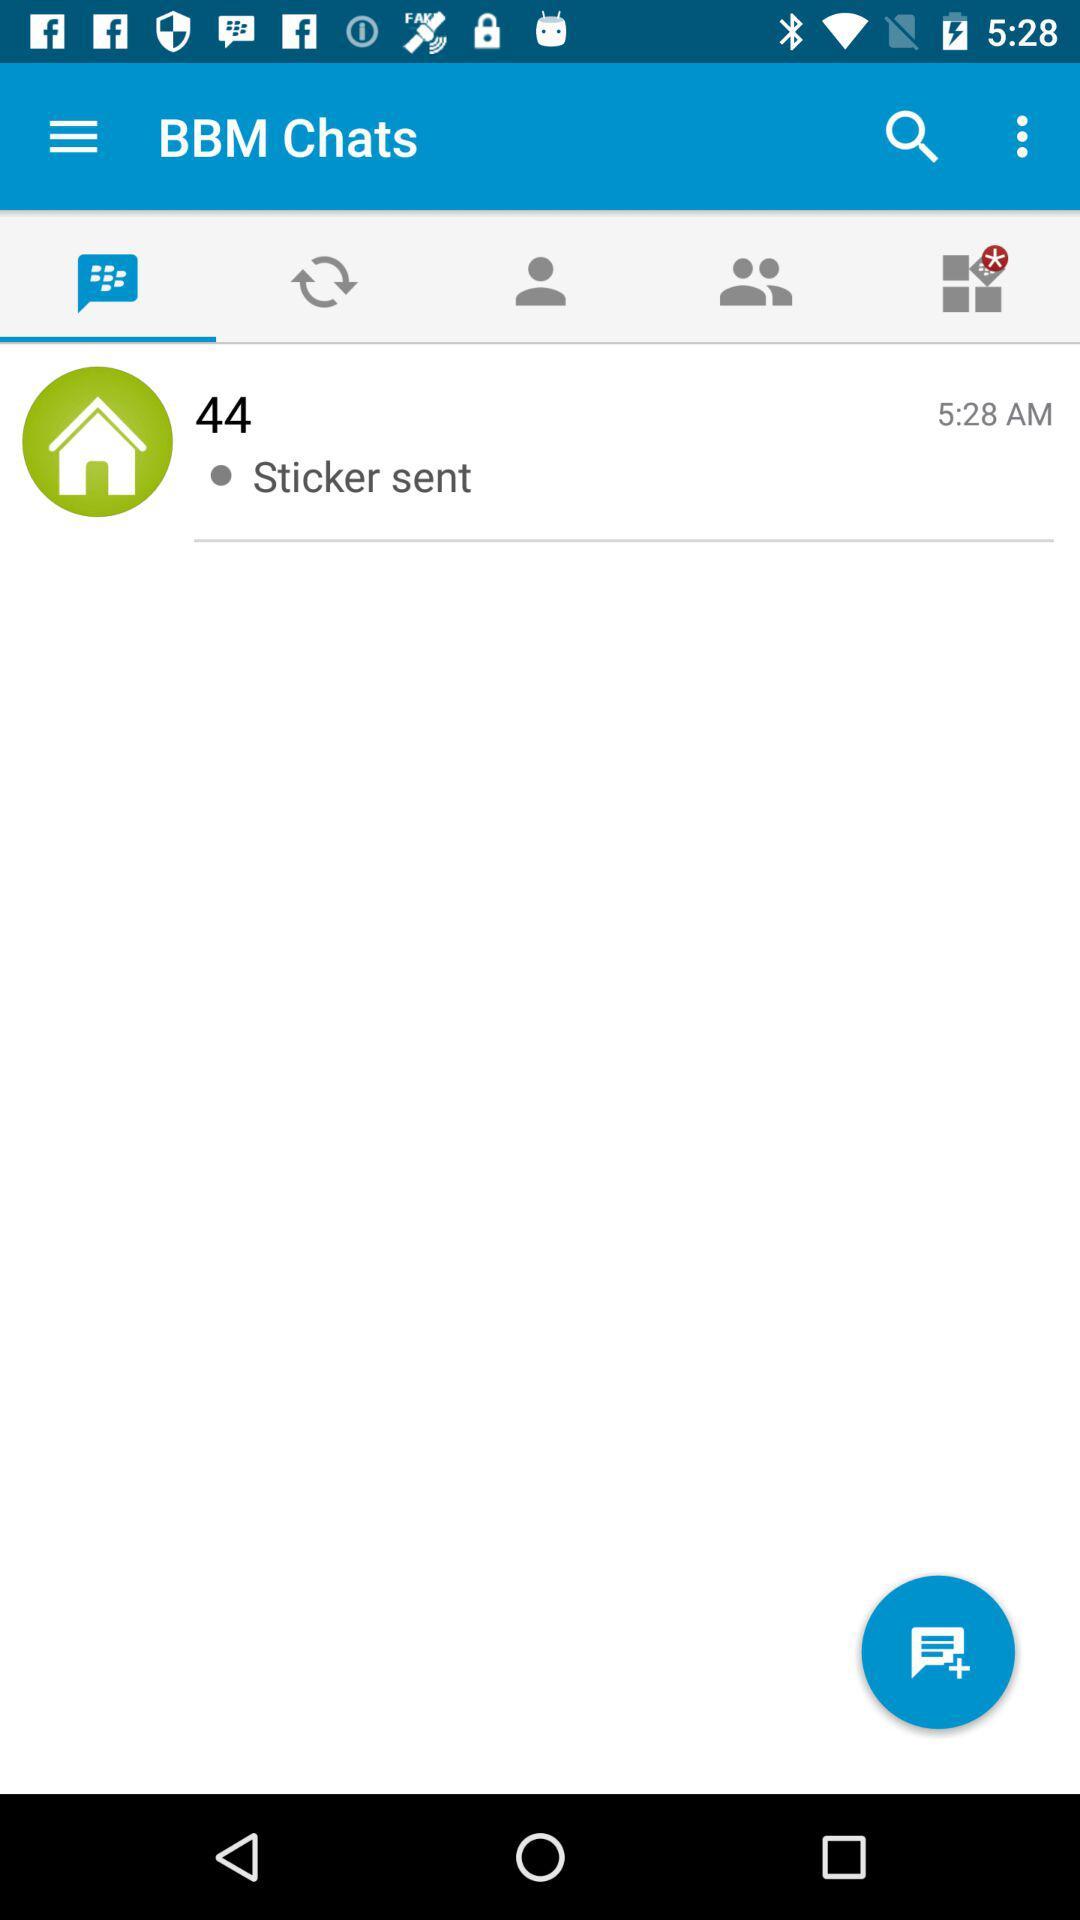 The height and width of the screenshot is (1920, 1080). Describe the element at coordinates (971, 280) in the screenshot. I see `the gift icon` at that location.